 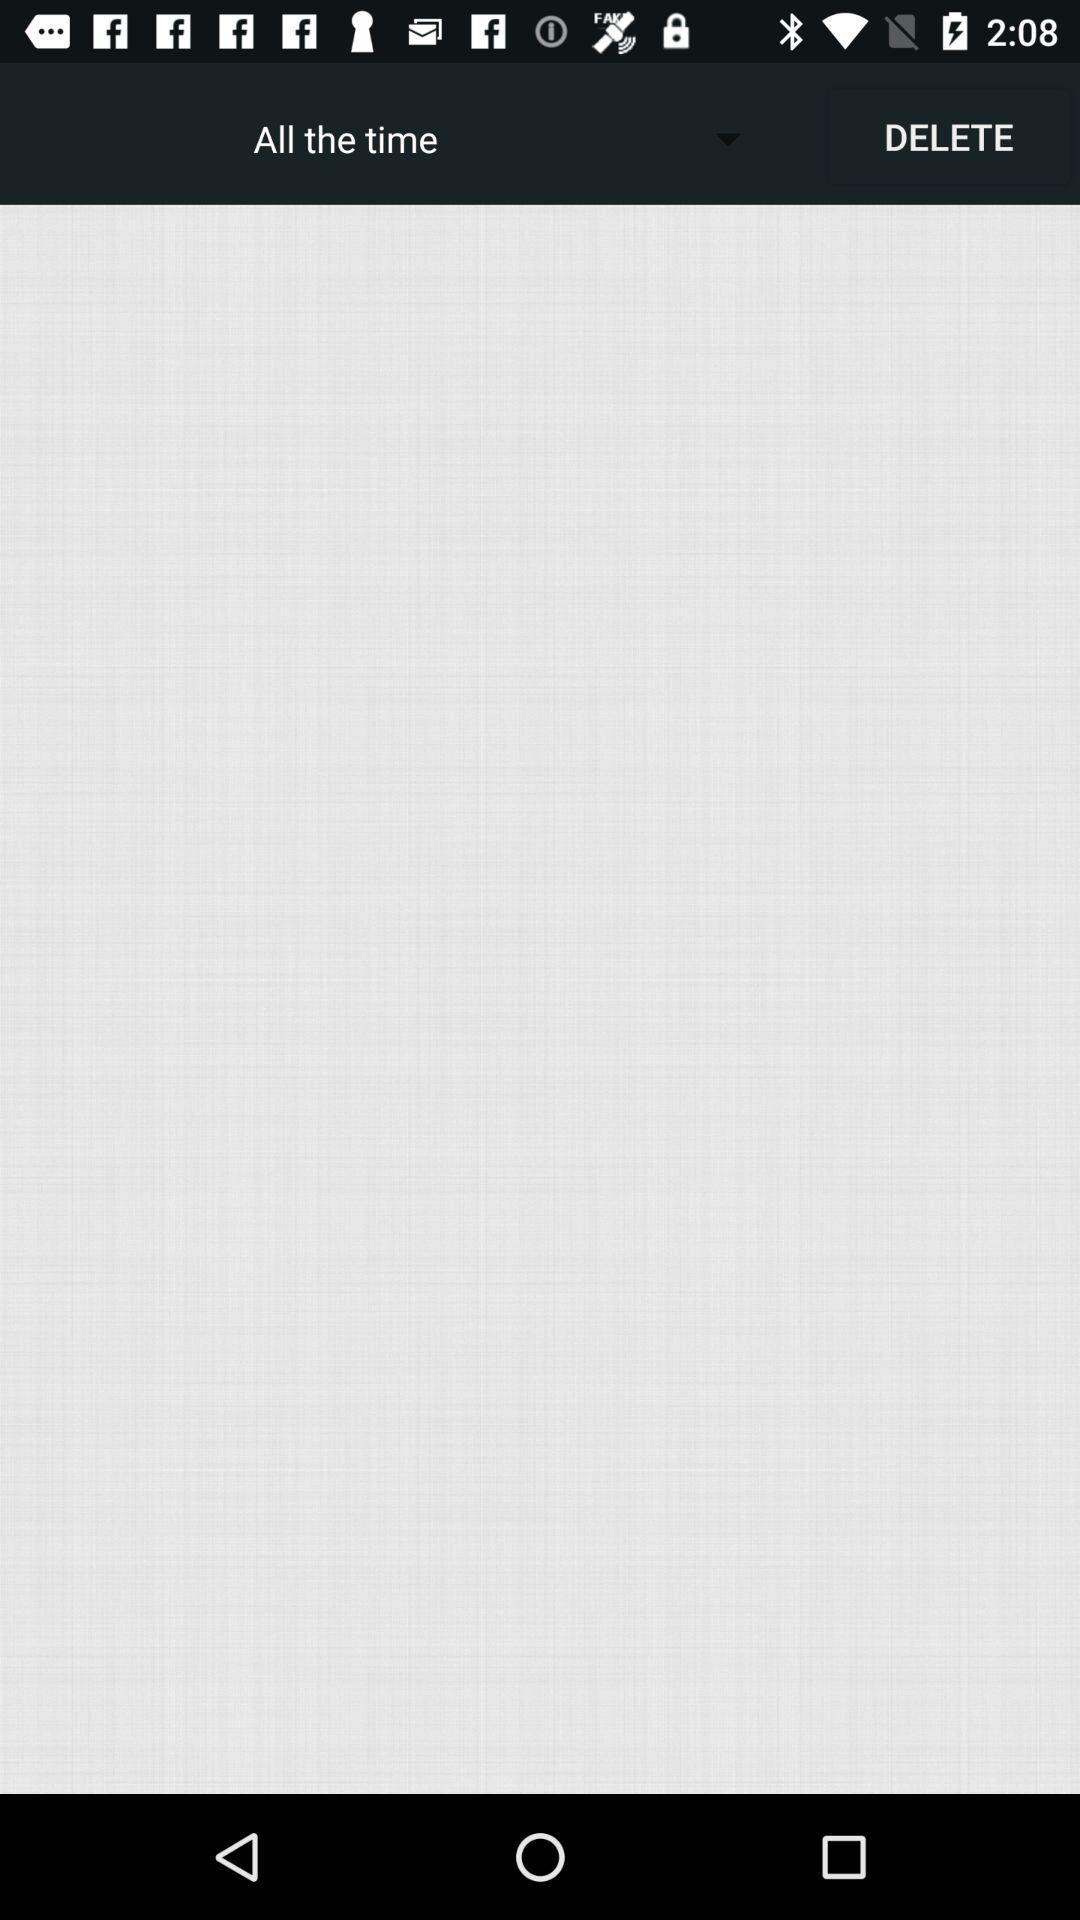 What do you see at coordinates (540, 999) in the screenshot?
I see `the item at the center` at bounding box center [540, 999].